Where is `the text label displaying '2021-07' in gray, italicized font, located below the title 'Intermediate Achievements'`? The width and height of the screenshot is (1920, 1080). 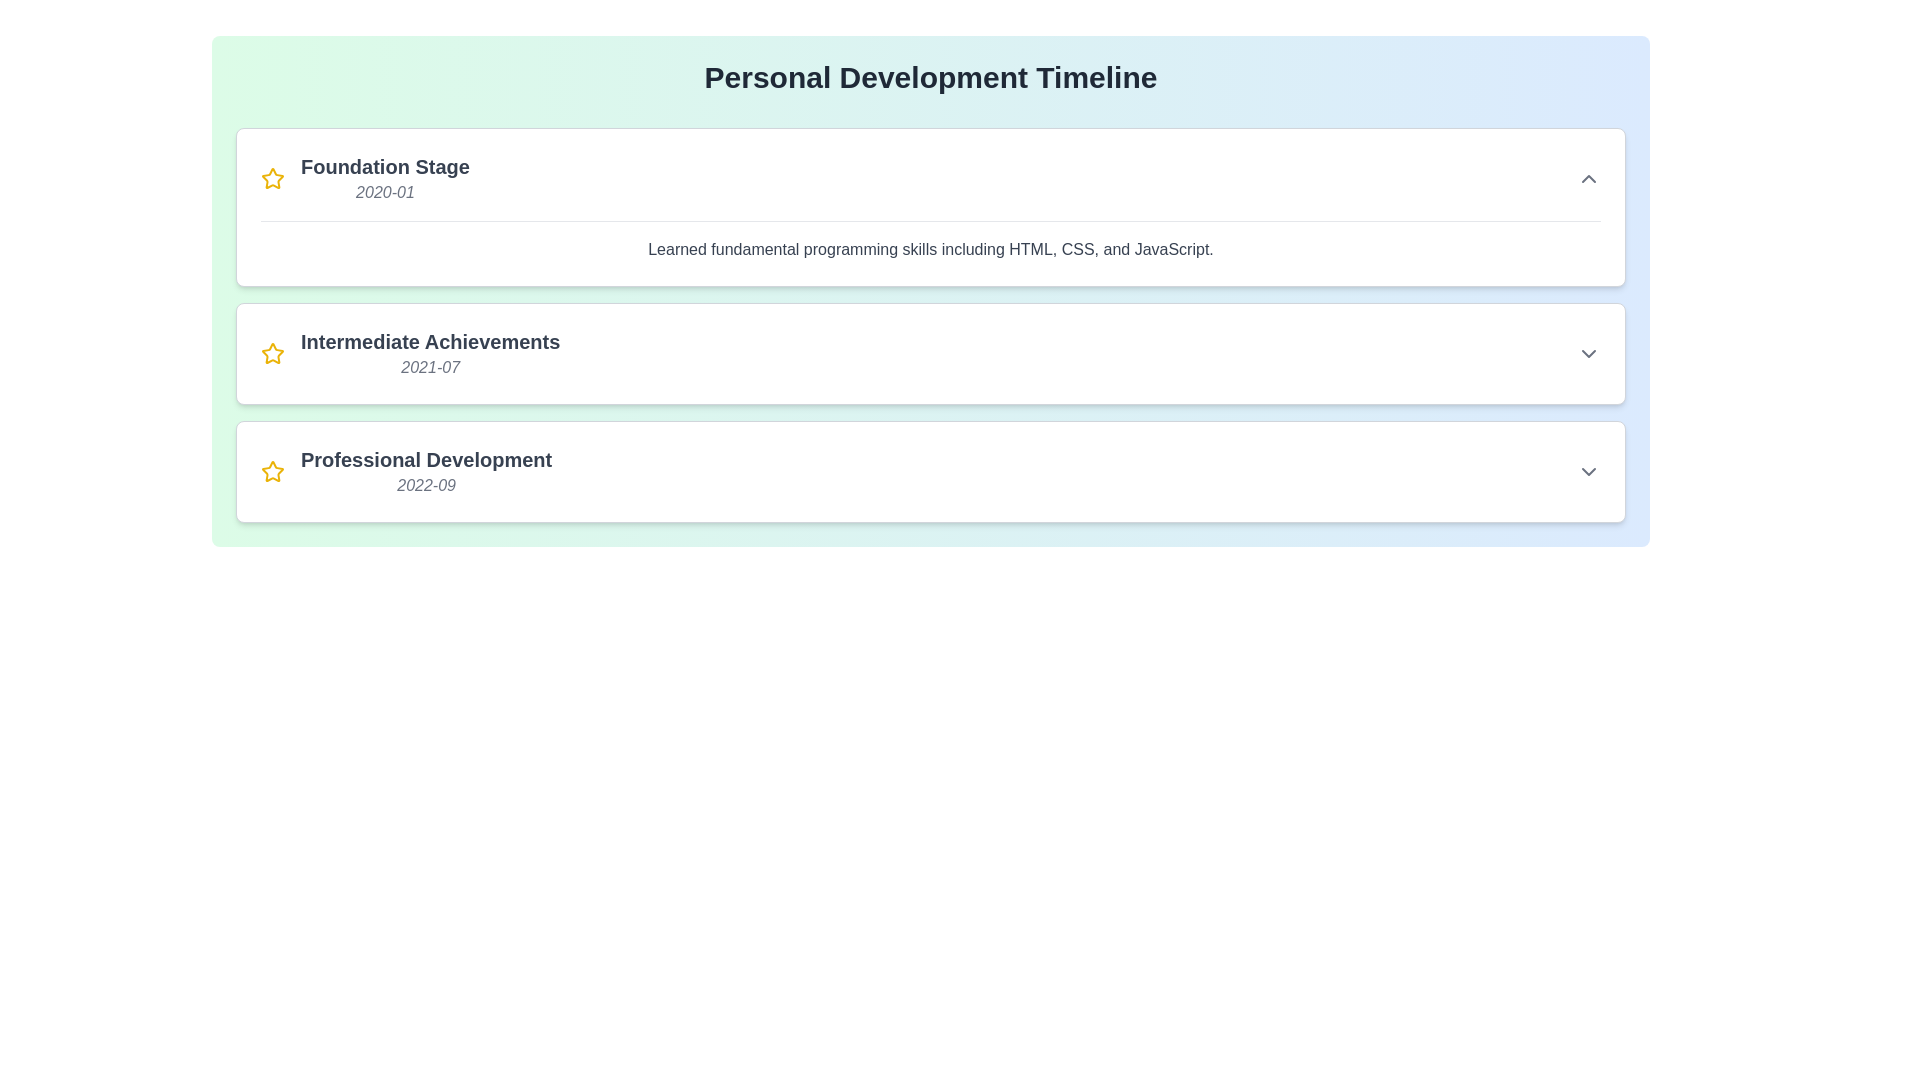 the text label displaying '2021-07' in gray, italicized font, located below the title 'Intermediate Achievements' is located at coordinates (429, 367).